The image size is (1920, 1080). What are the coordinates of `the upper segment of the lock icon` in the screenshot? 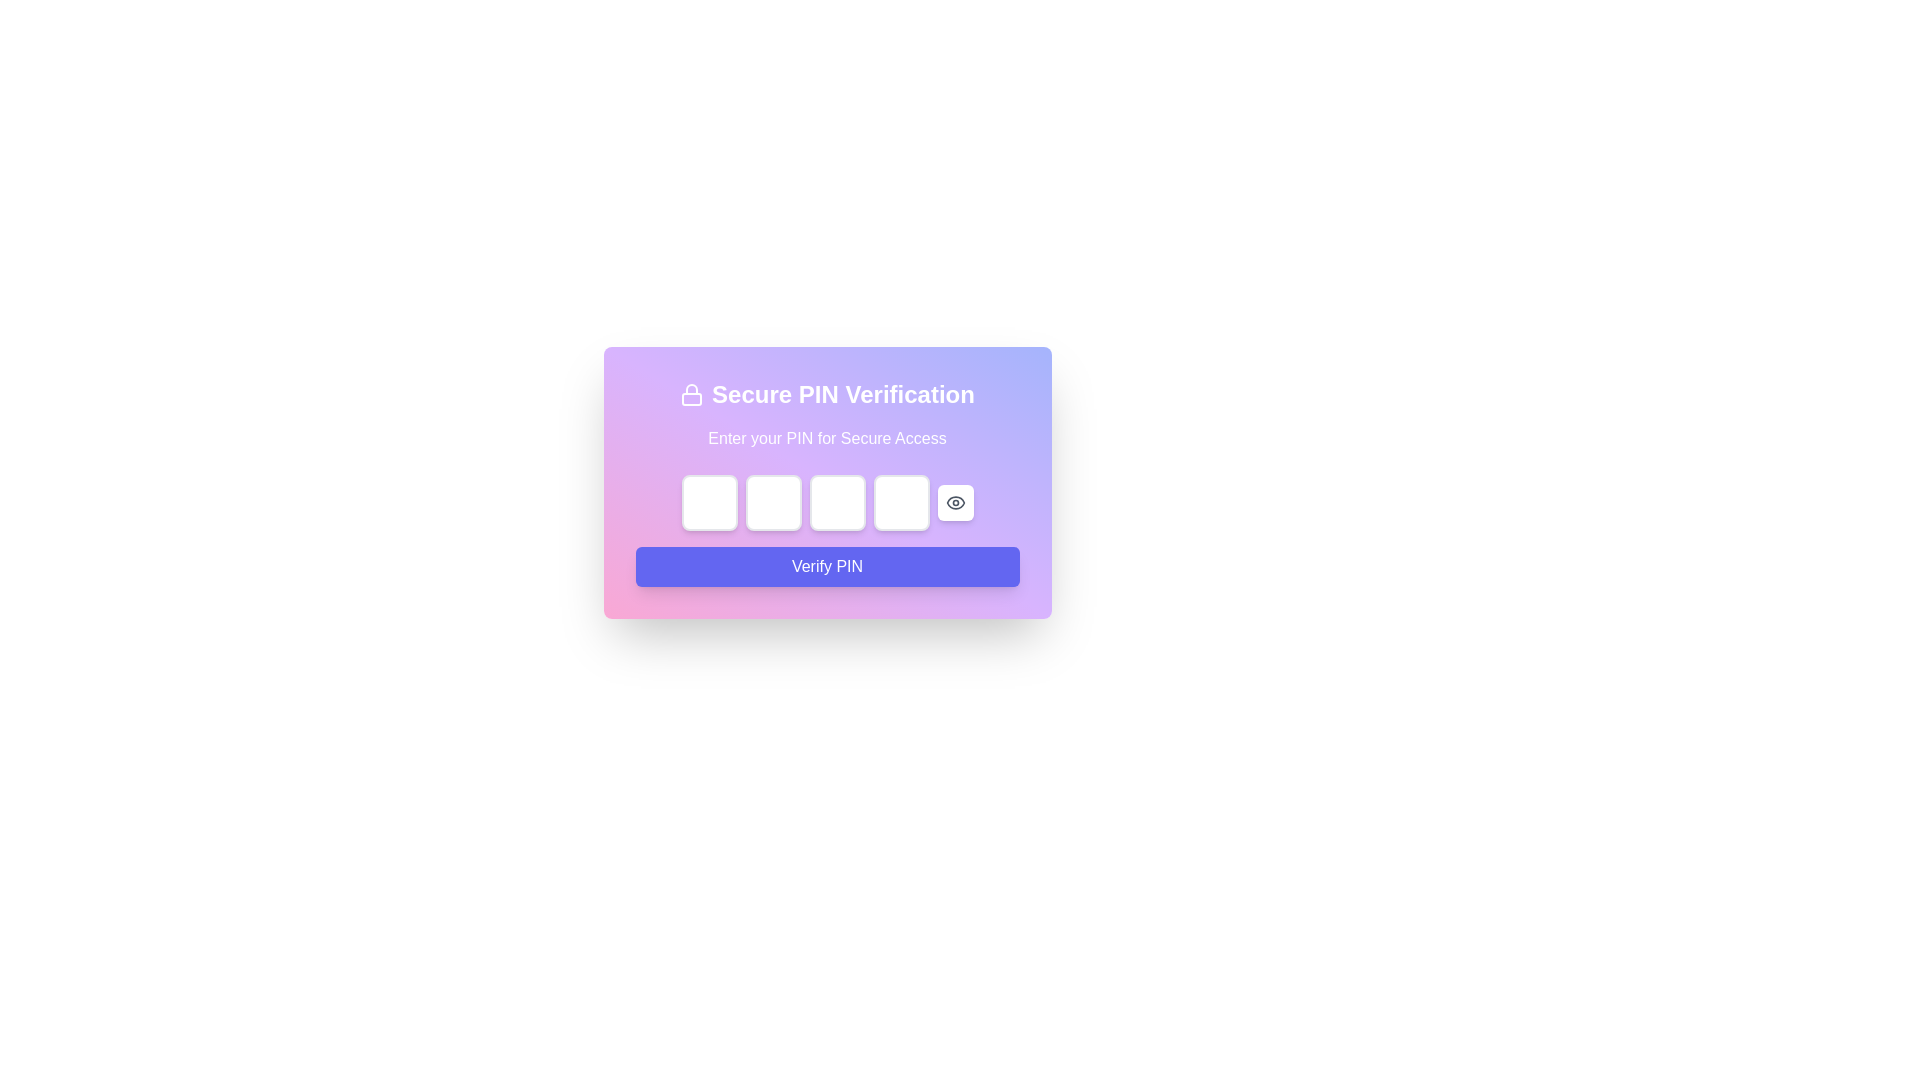 It's located at (692, 389).